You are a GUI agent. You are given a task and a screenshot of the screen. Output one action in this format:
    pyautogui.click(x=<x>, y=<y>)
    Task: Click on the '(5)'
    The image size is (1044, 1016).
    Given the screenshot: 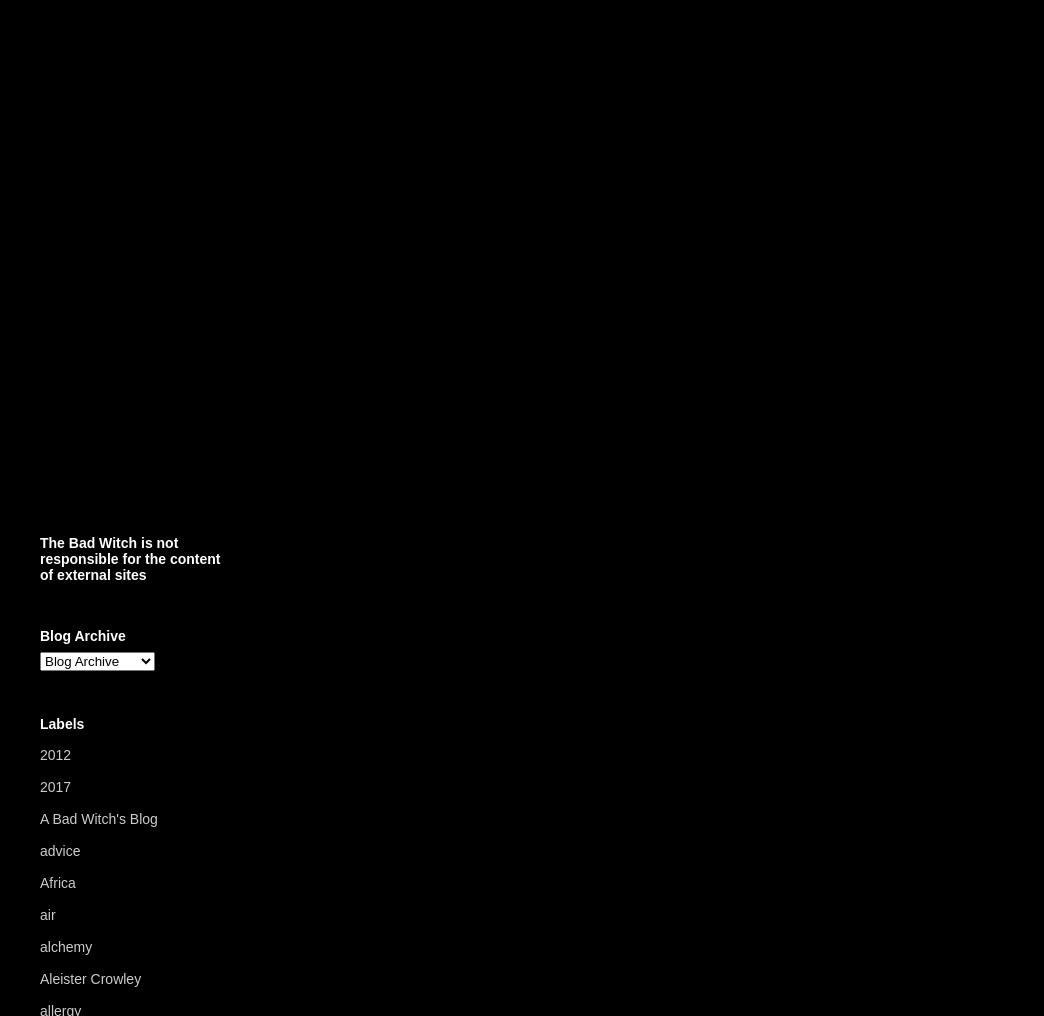 What is the action you would take?
    pyautogui.click(x=67, y=914)
    